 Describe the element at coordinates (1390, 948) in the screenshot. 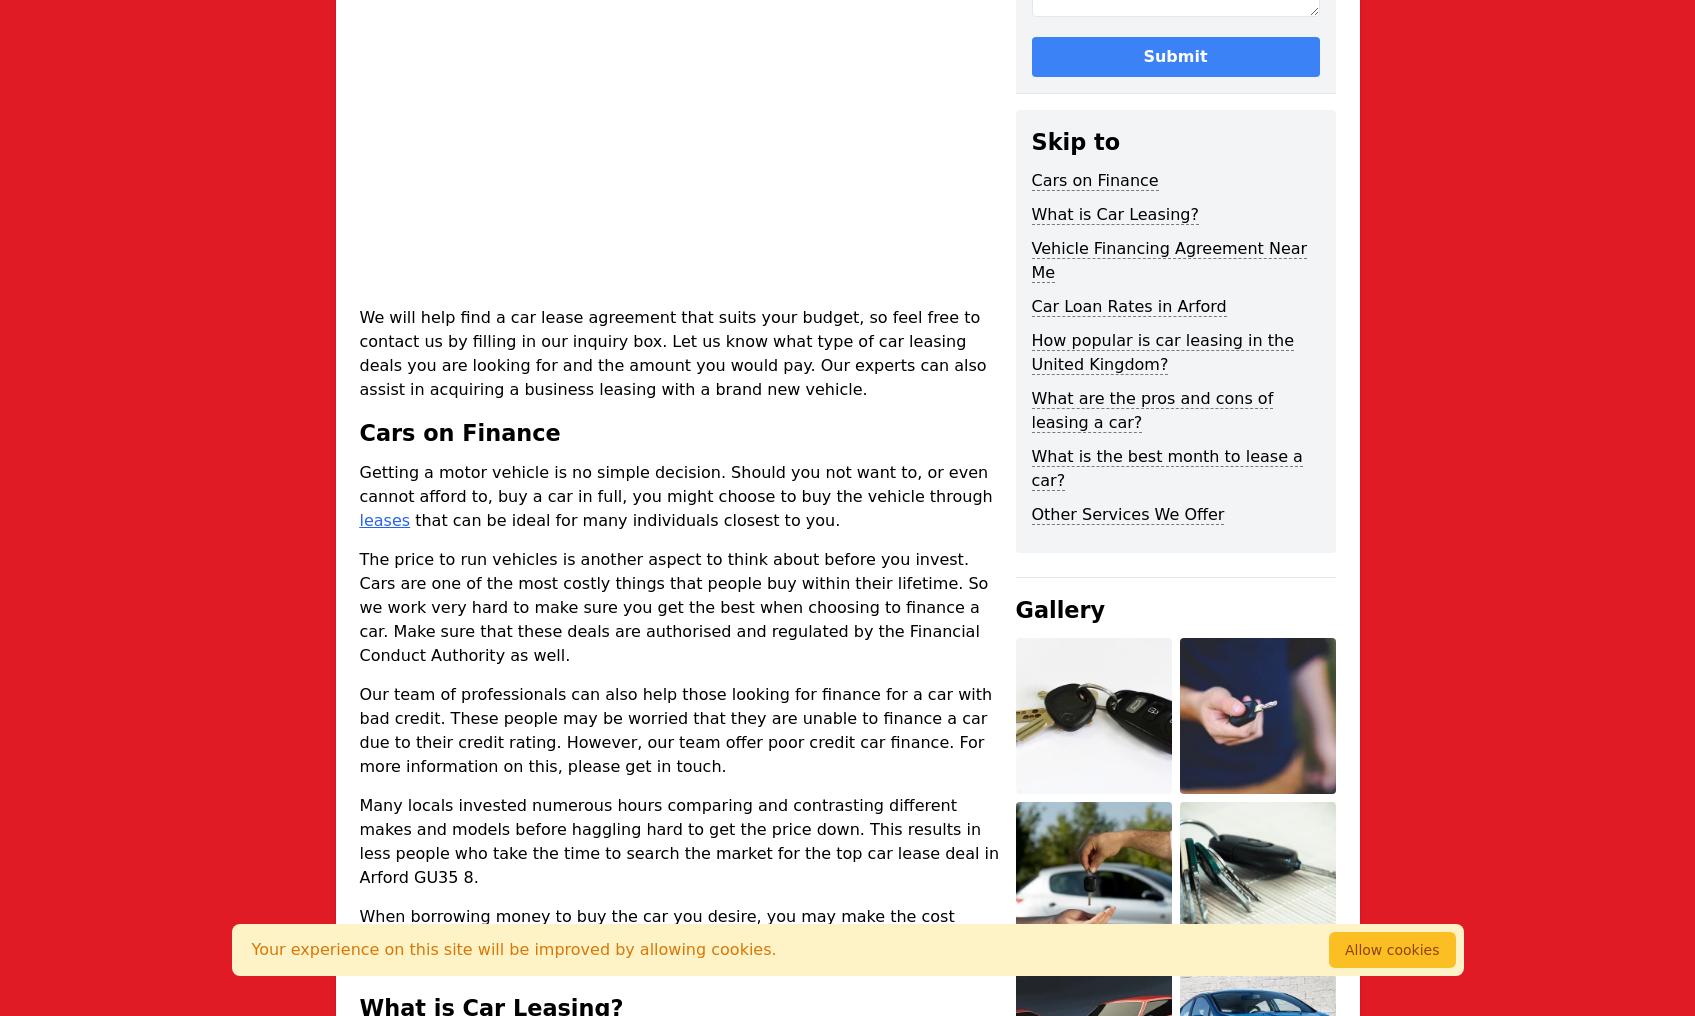

I see `'Allow cookies'` at that location.